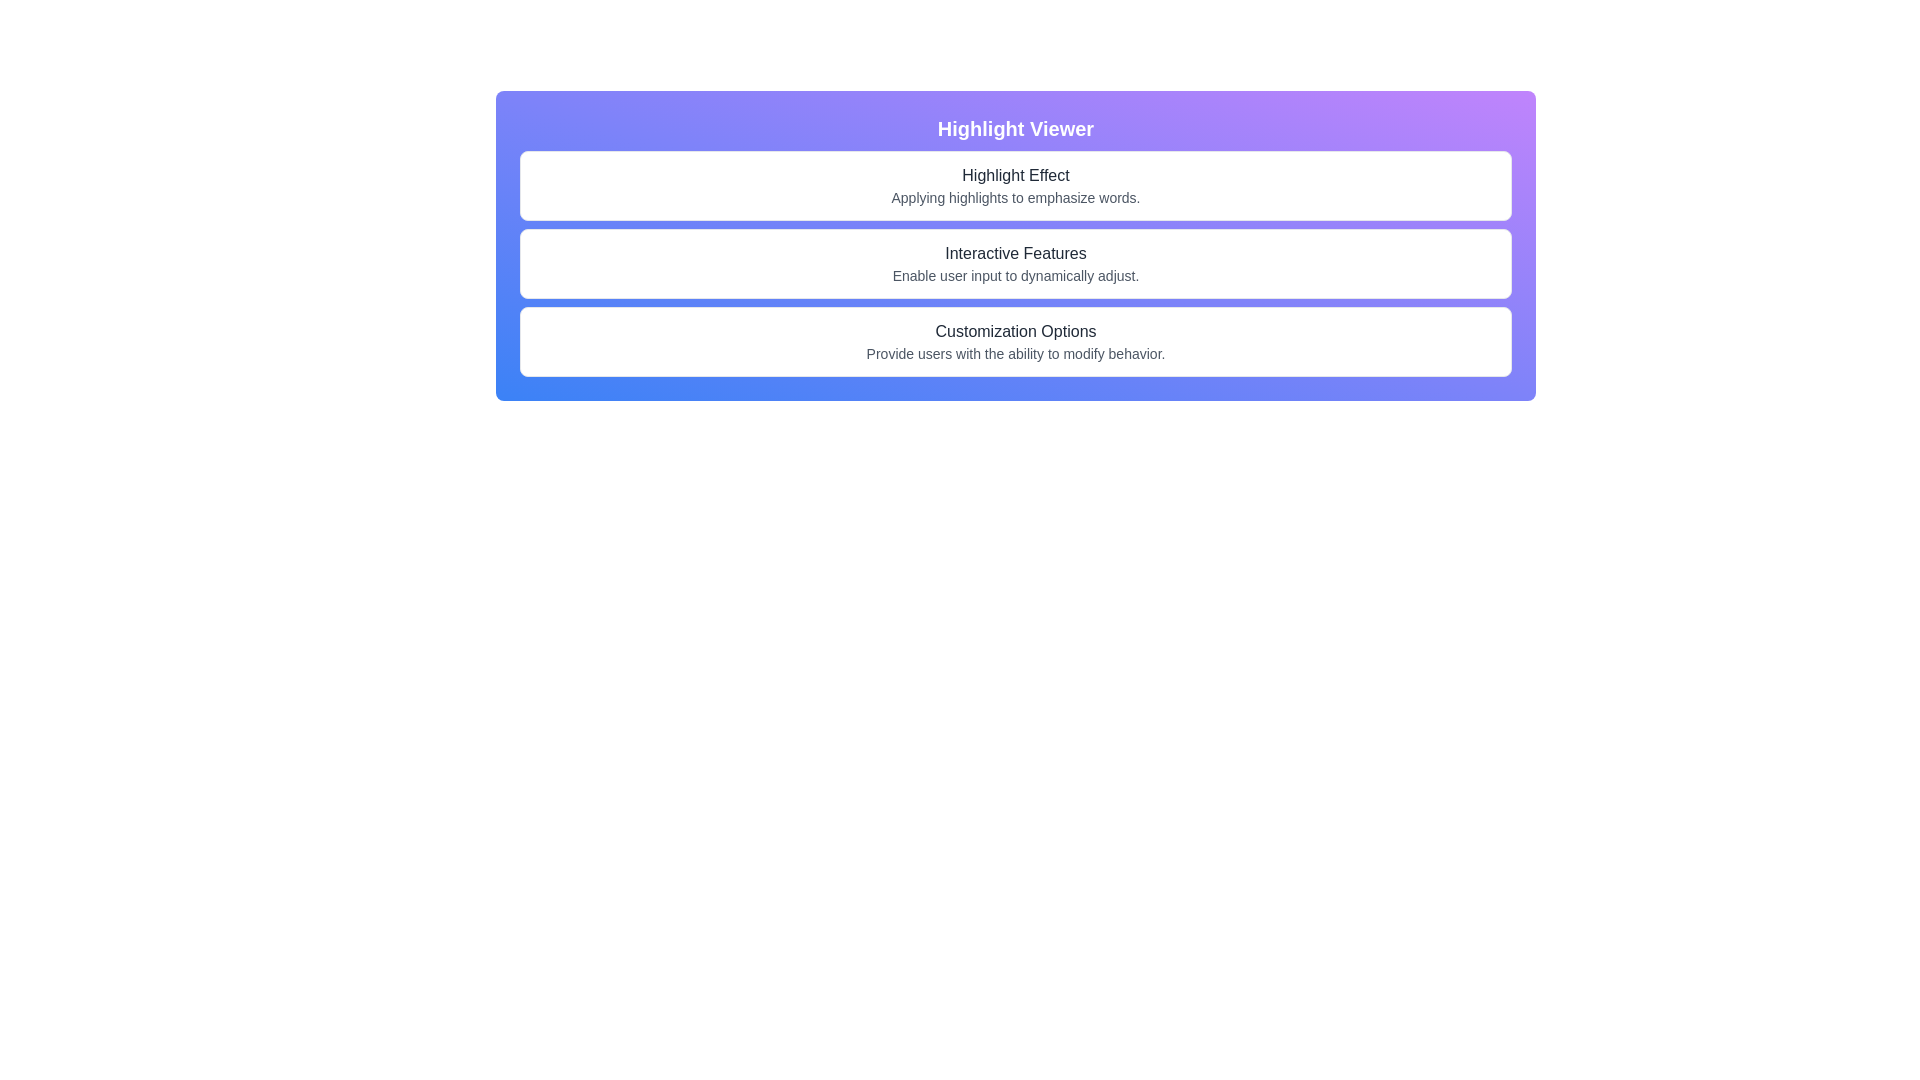  I want to click on the character 'n' in the word 'Customization' from the heading 'Customization Options', so click(1032, 330).